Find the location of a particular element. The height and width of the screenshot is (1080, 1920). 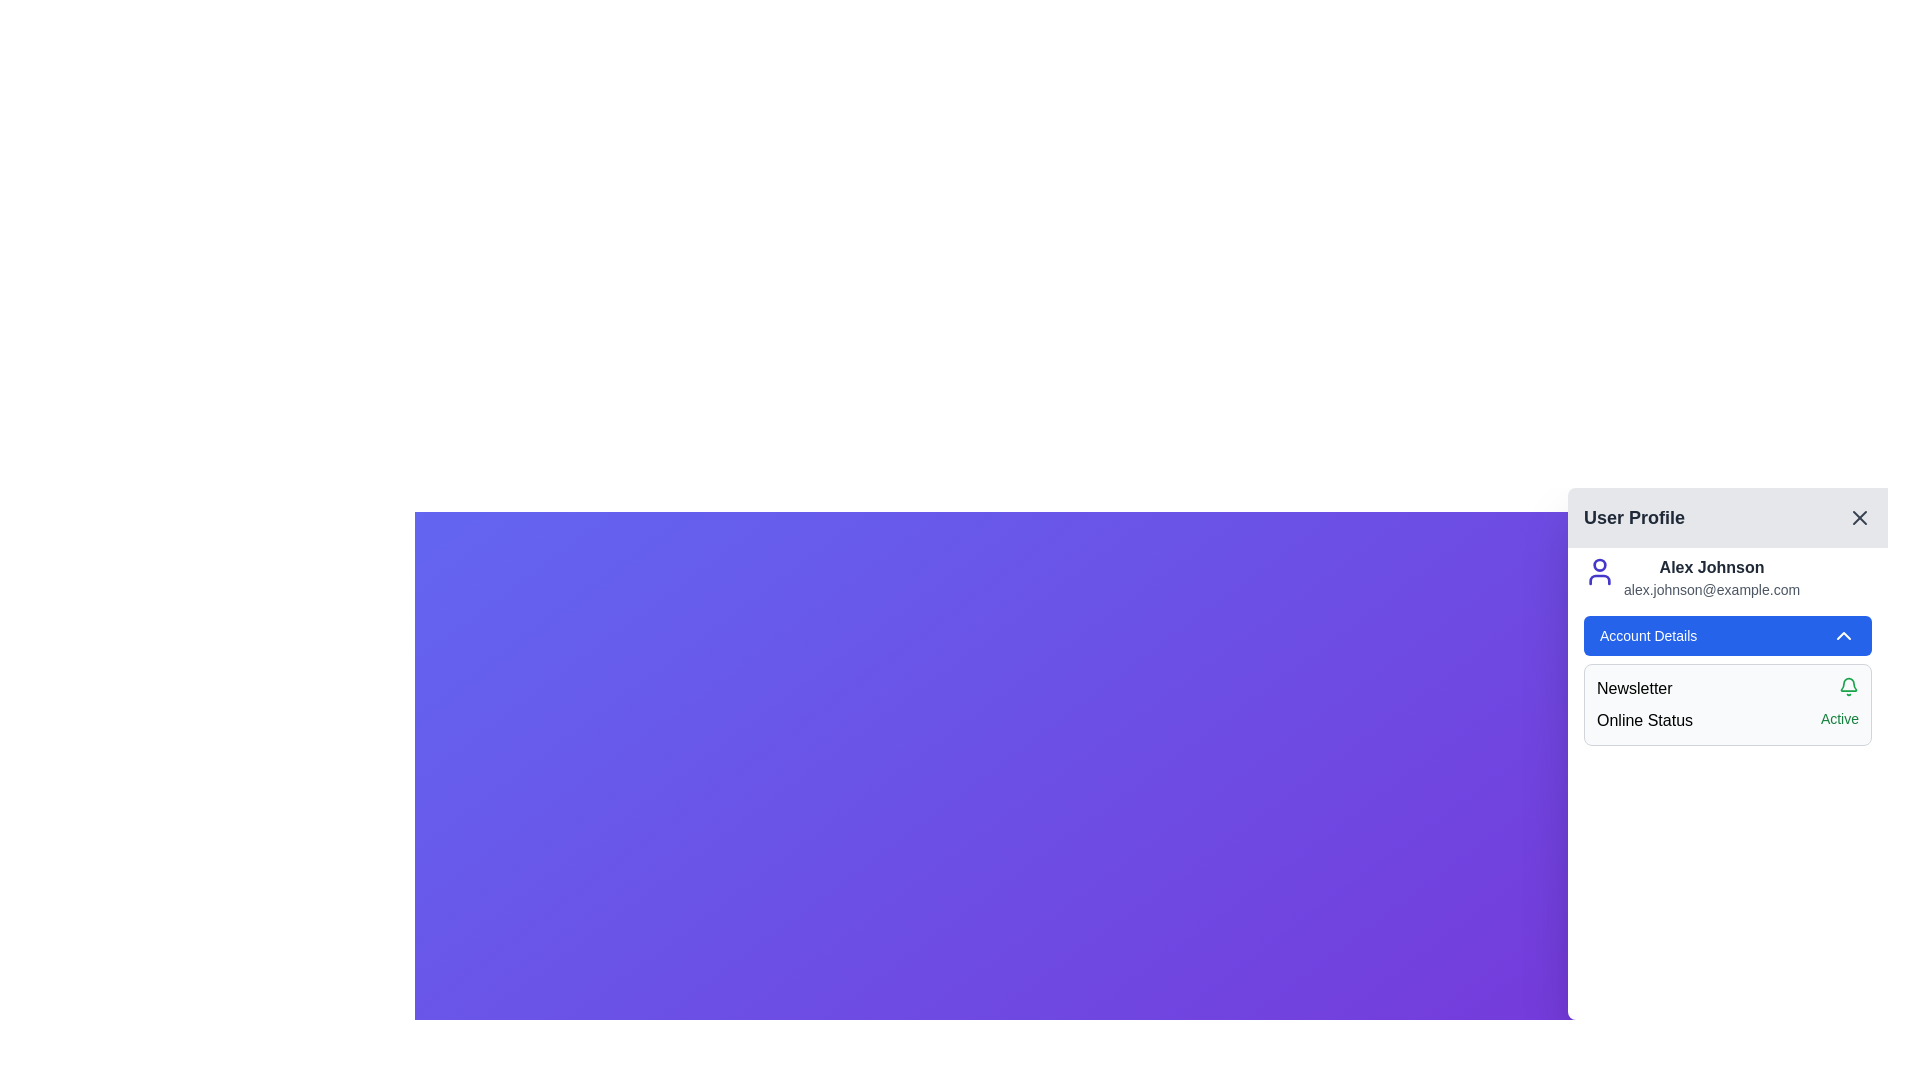

the 'X' icon button located at the top-right corner of the 'User Profile' header is located at coordinates (1859, 516).